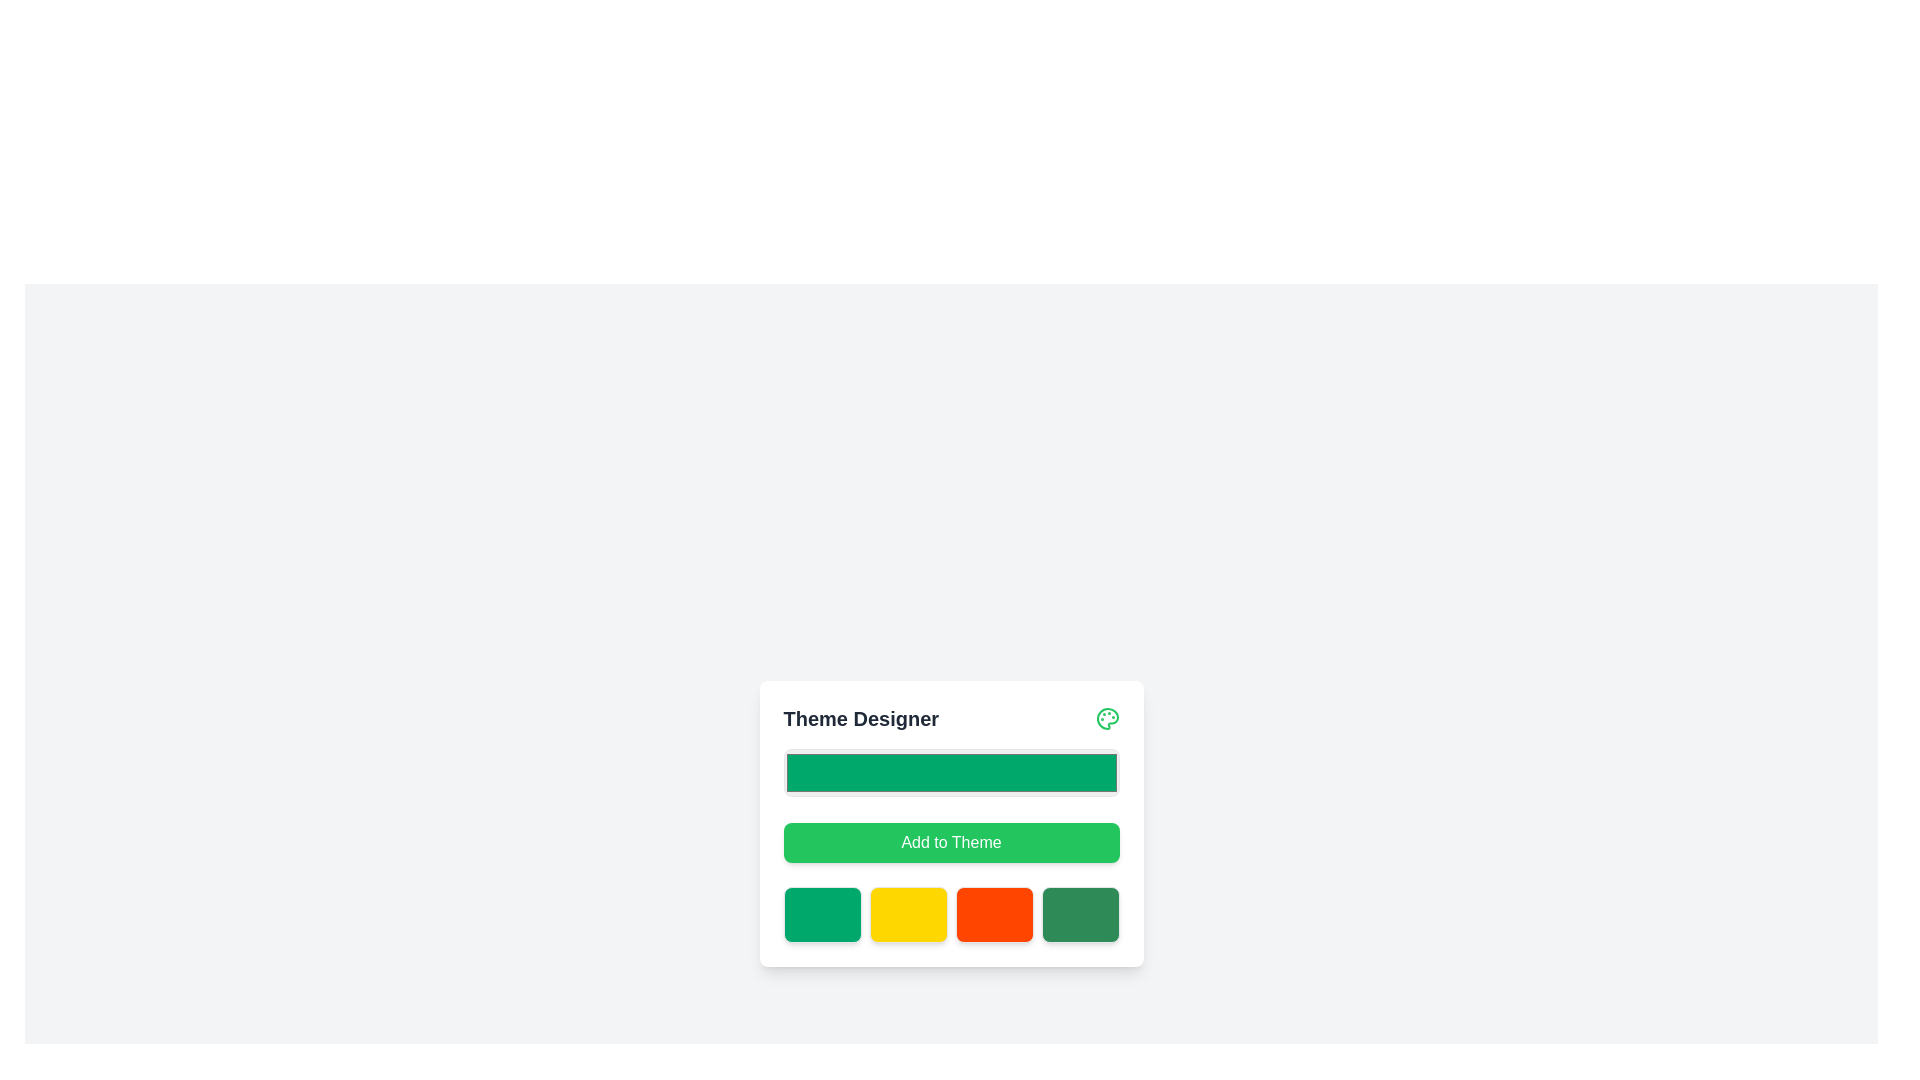  I want to click on the confirmation button located beneath the color picker rectangle and above the grid of color swatches, so click(950, 824).